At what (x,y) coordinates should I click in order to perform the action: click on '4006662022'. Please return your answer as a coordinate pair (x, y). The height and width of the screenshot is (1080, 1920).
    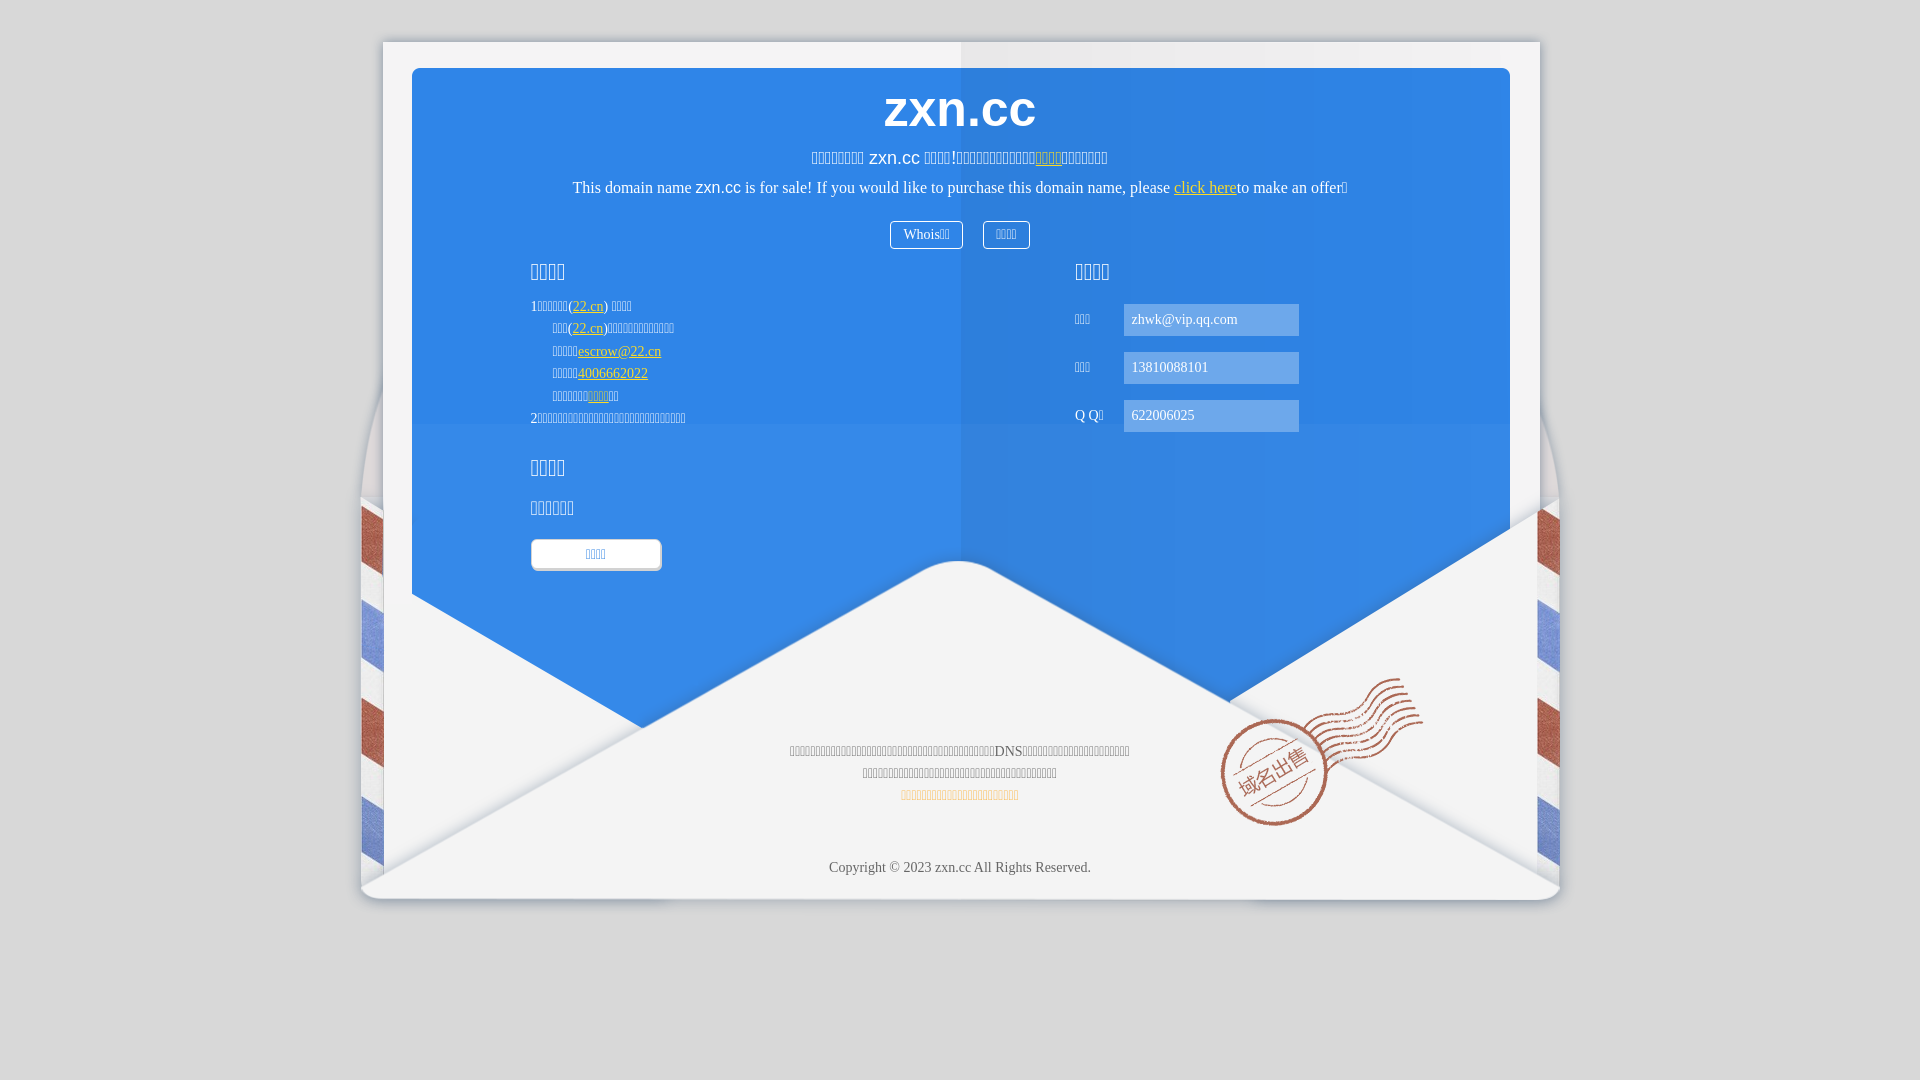
    Looking at the image, I should click on (612, 373).